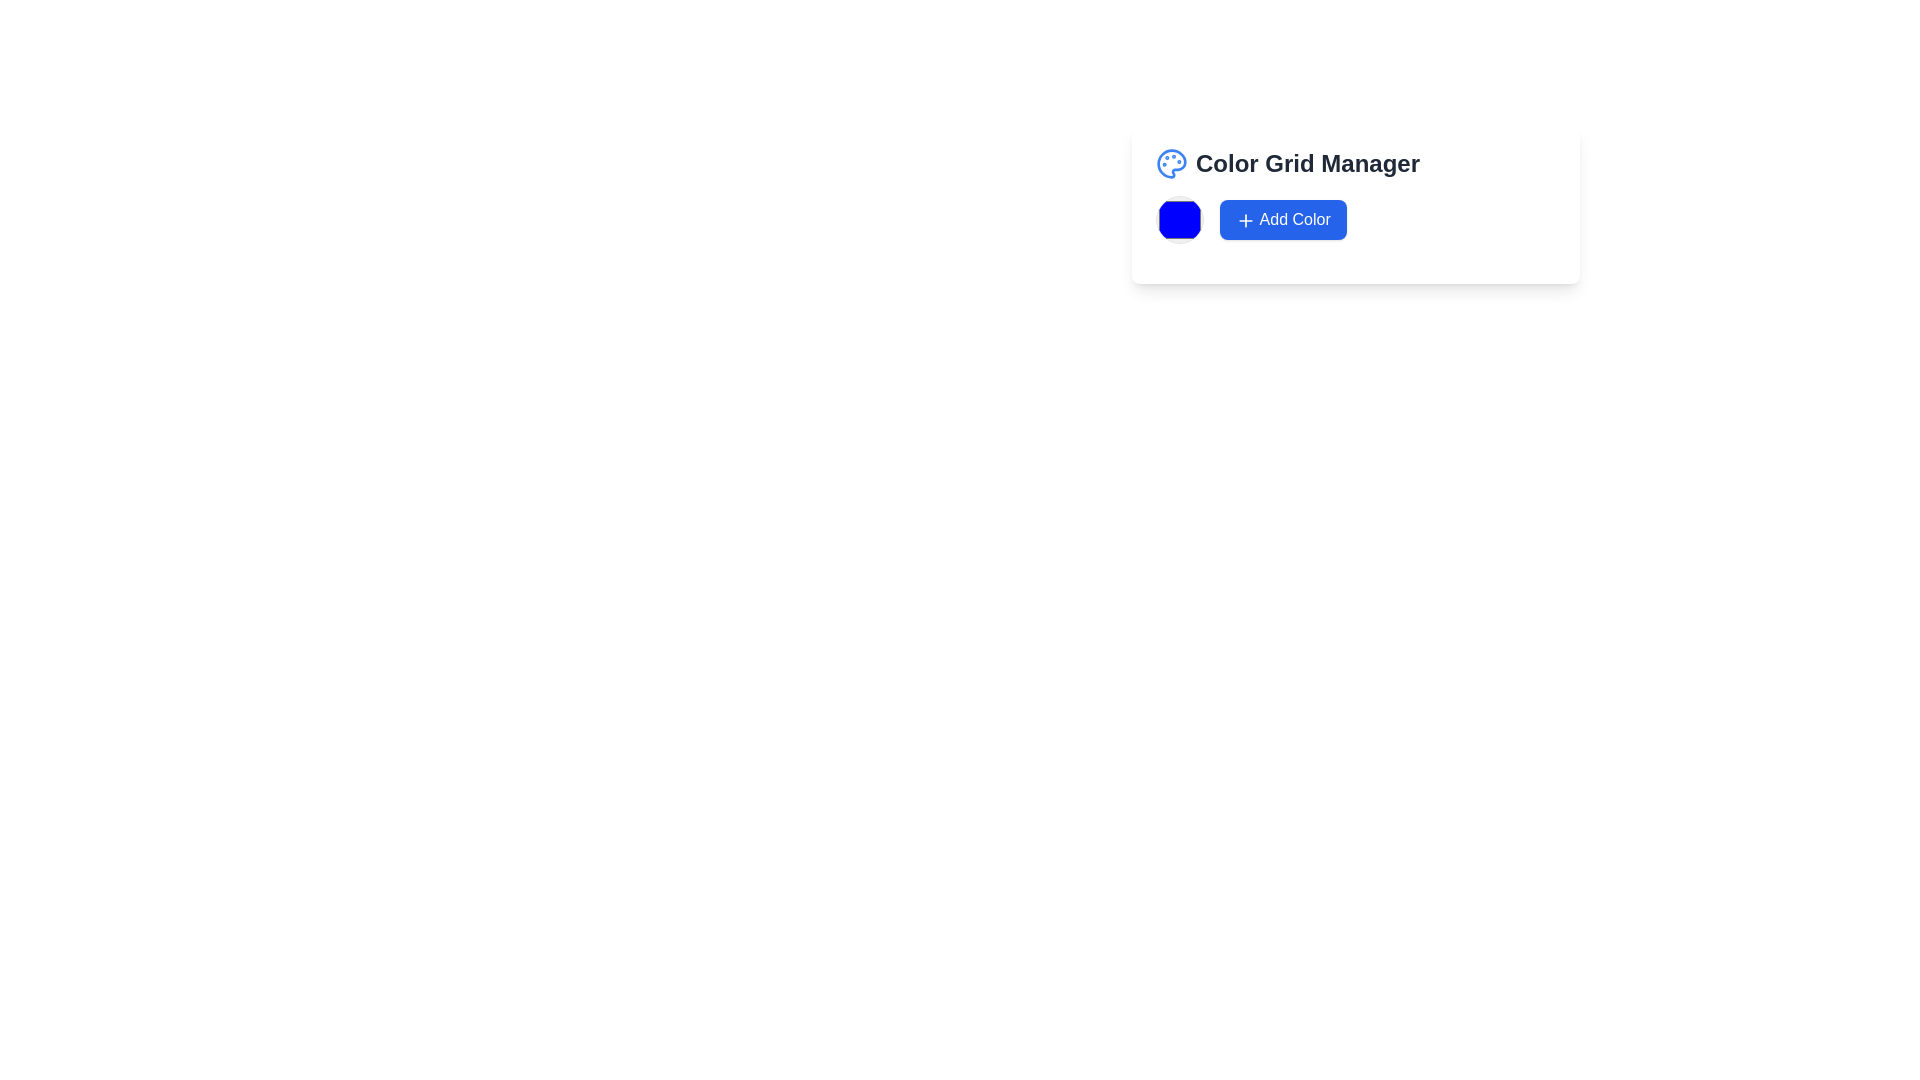 The image size is (1920, 1080). Describe the element at coordinates (1283, 219) in the screenshot. I see `the 'Add Color' button, which is a rectangular button with rounded corners, blue background, and white text, located within the 'Color Grid Manager' section` at that location.